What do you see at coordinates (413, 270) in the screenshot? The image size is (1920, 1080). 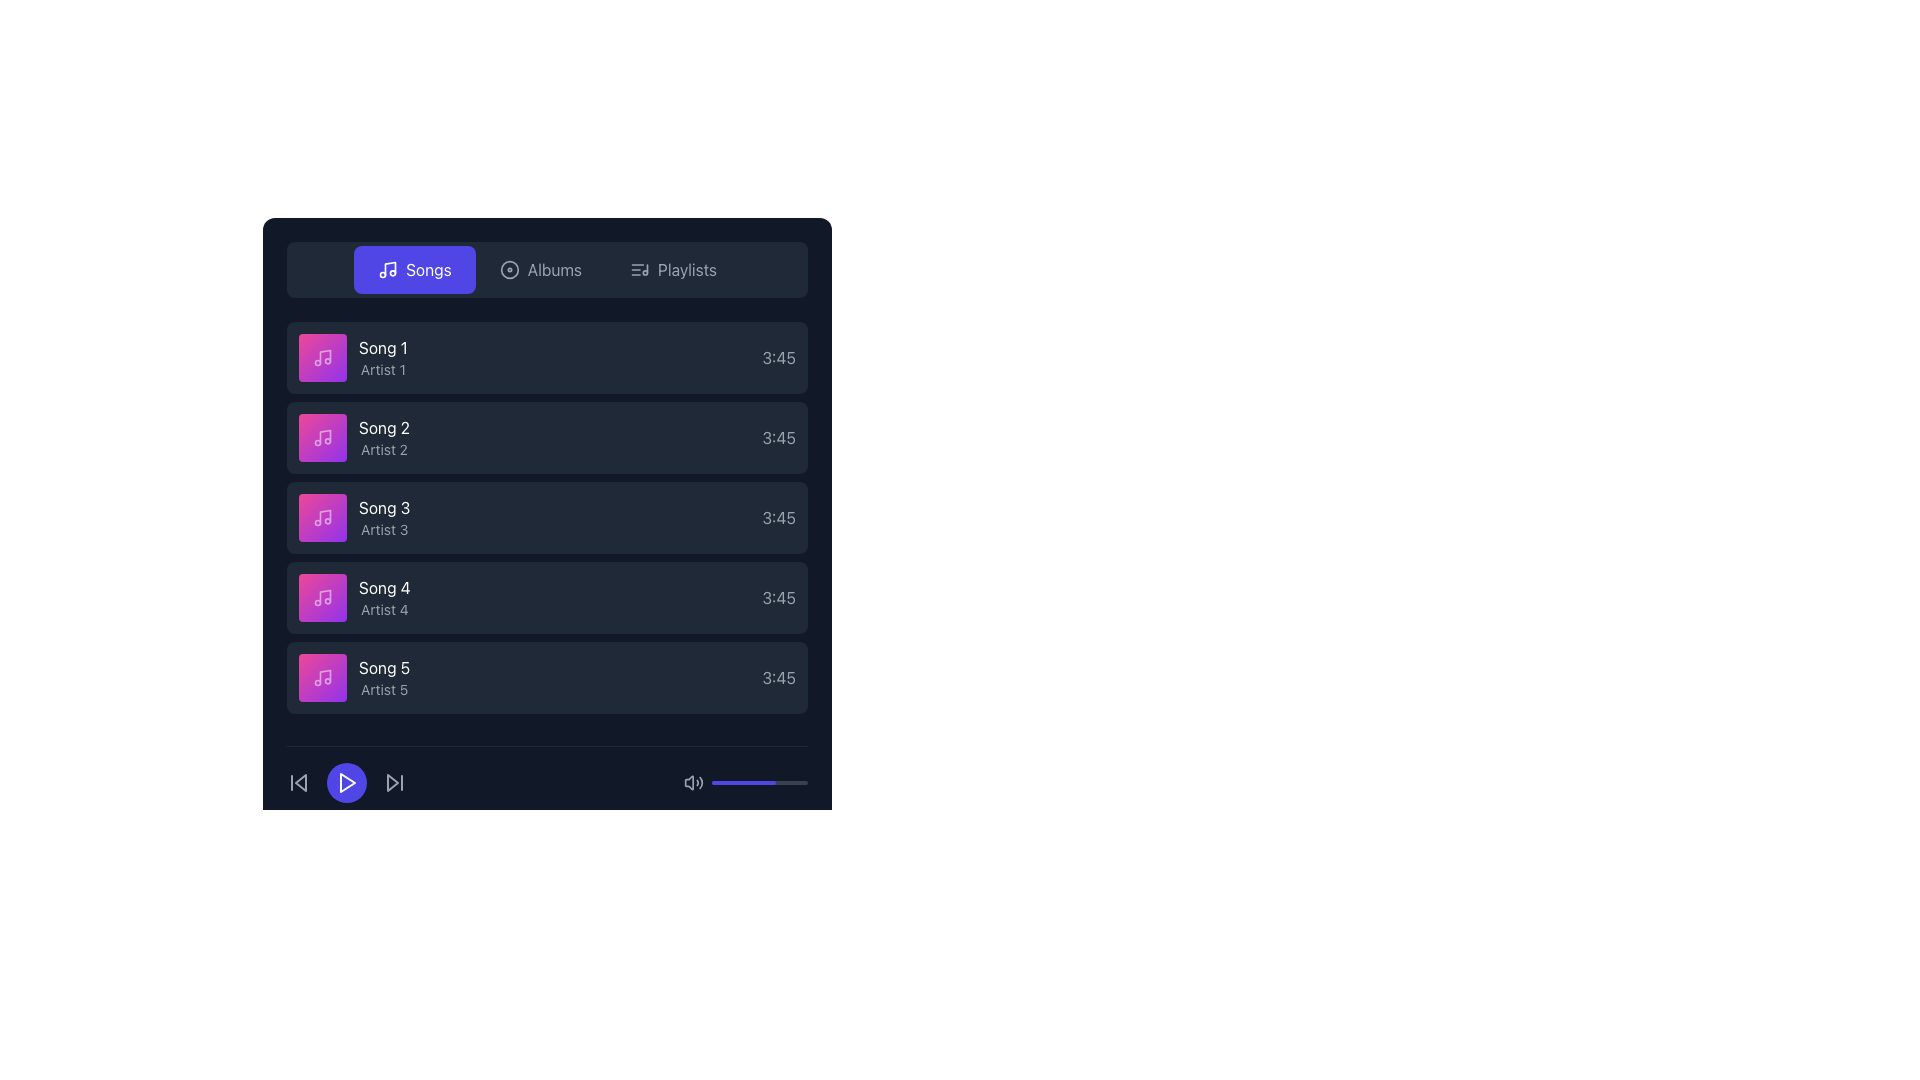 I see `the 'Songs' button, which is a rectangular clickable button with a vivid indigo background and white text` at bounding box center [413, 270].